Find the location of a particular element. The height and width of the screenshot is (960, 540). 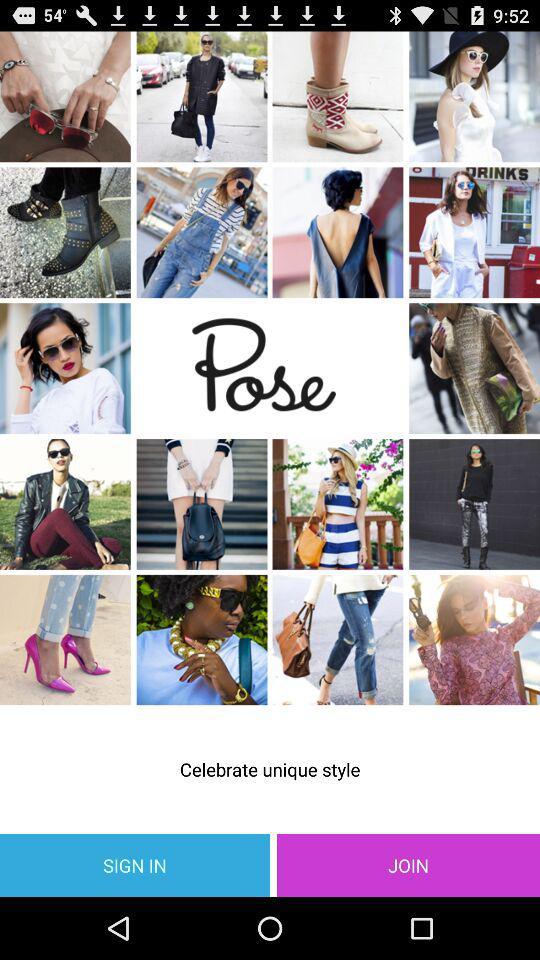

the join button is located at coordinates (407, 864).